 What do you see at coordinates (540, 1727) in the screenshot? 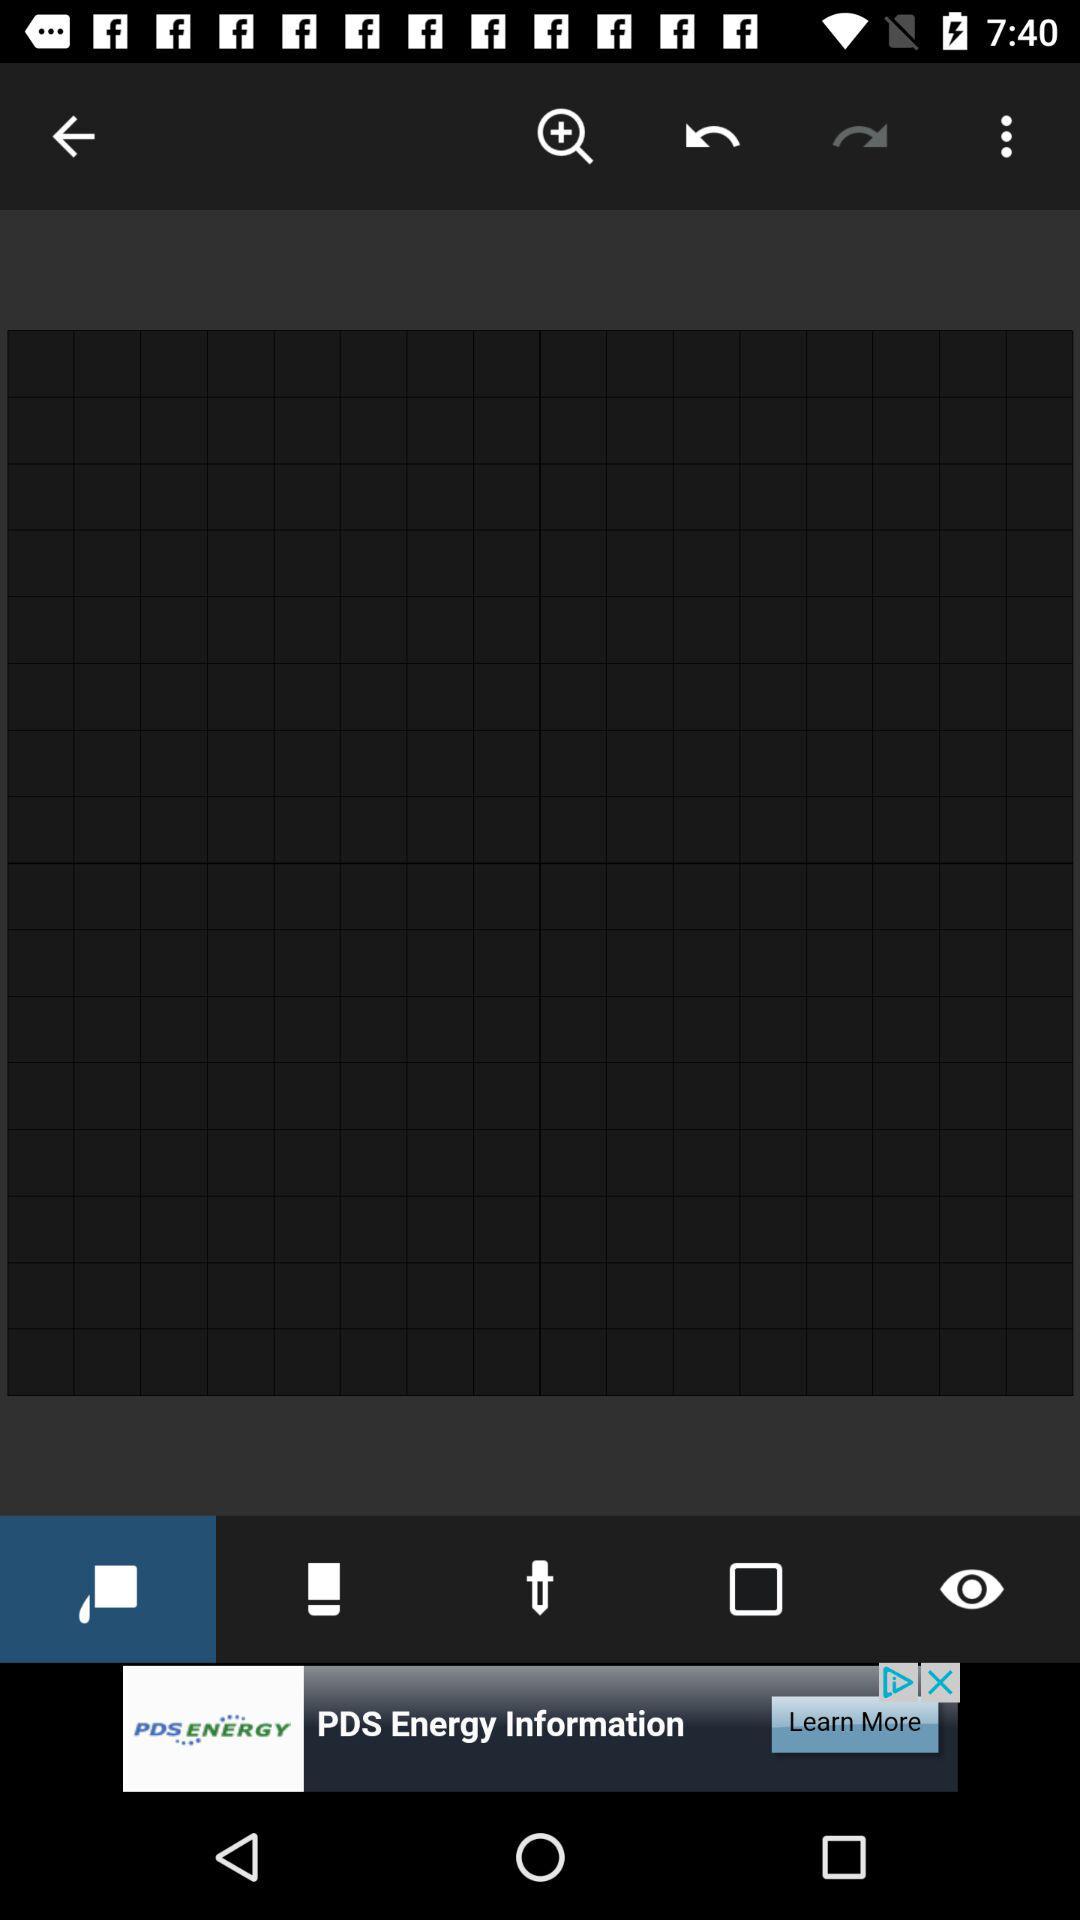
I see `banner` at bounding box center [540, 1727].